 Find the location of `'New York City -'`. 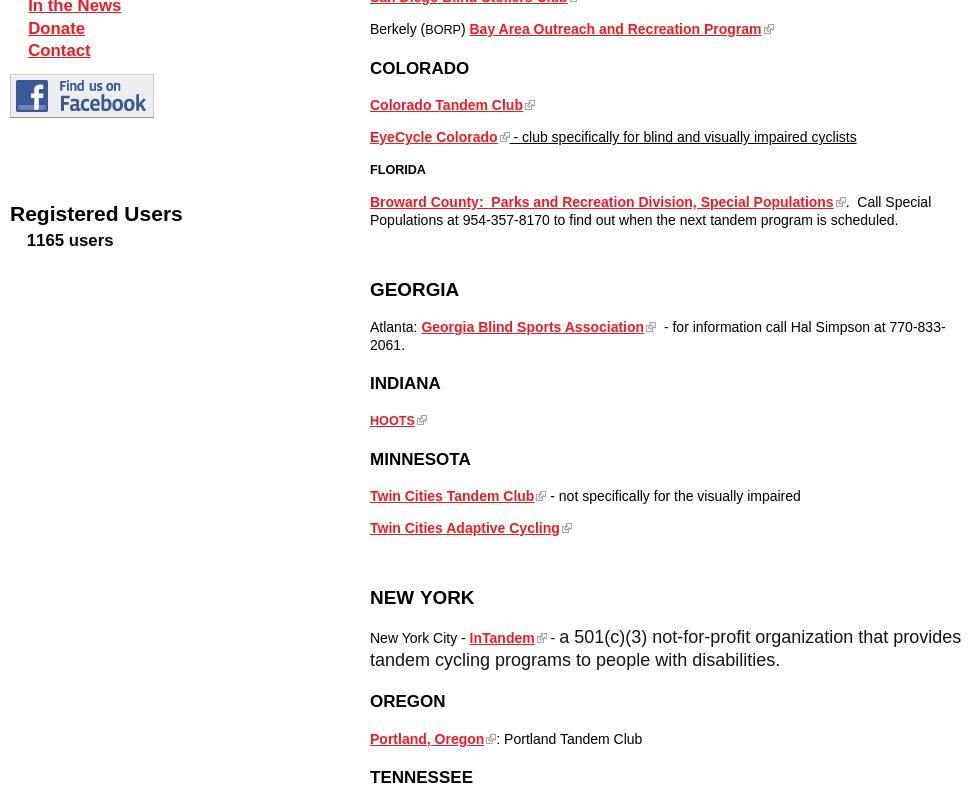

'New York City -' is located at coordinates (419, 635).